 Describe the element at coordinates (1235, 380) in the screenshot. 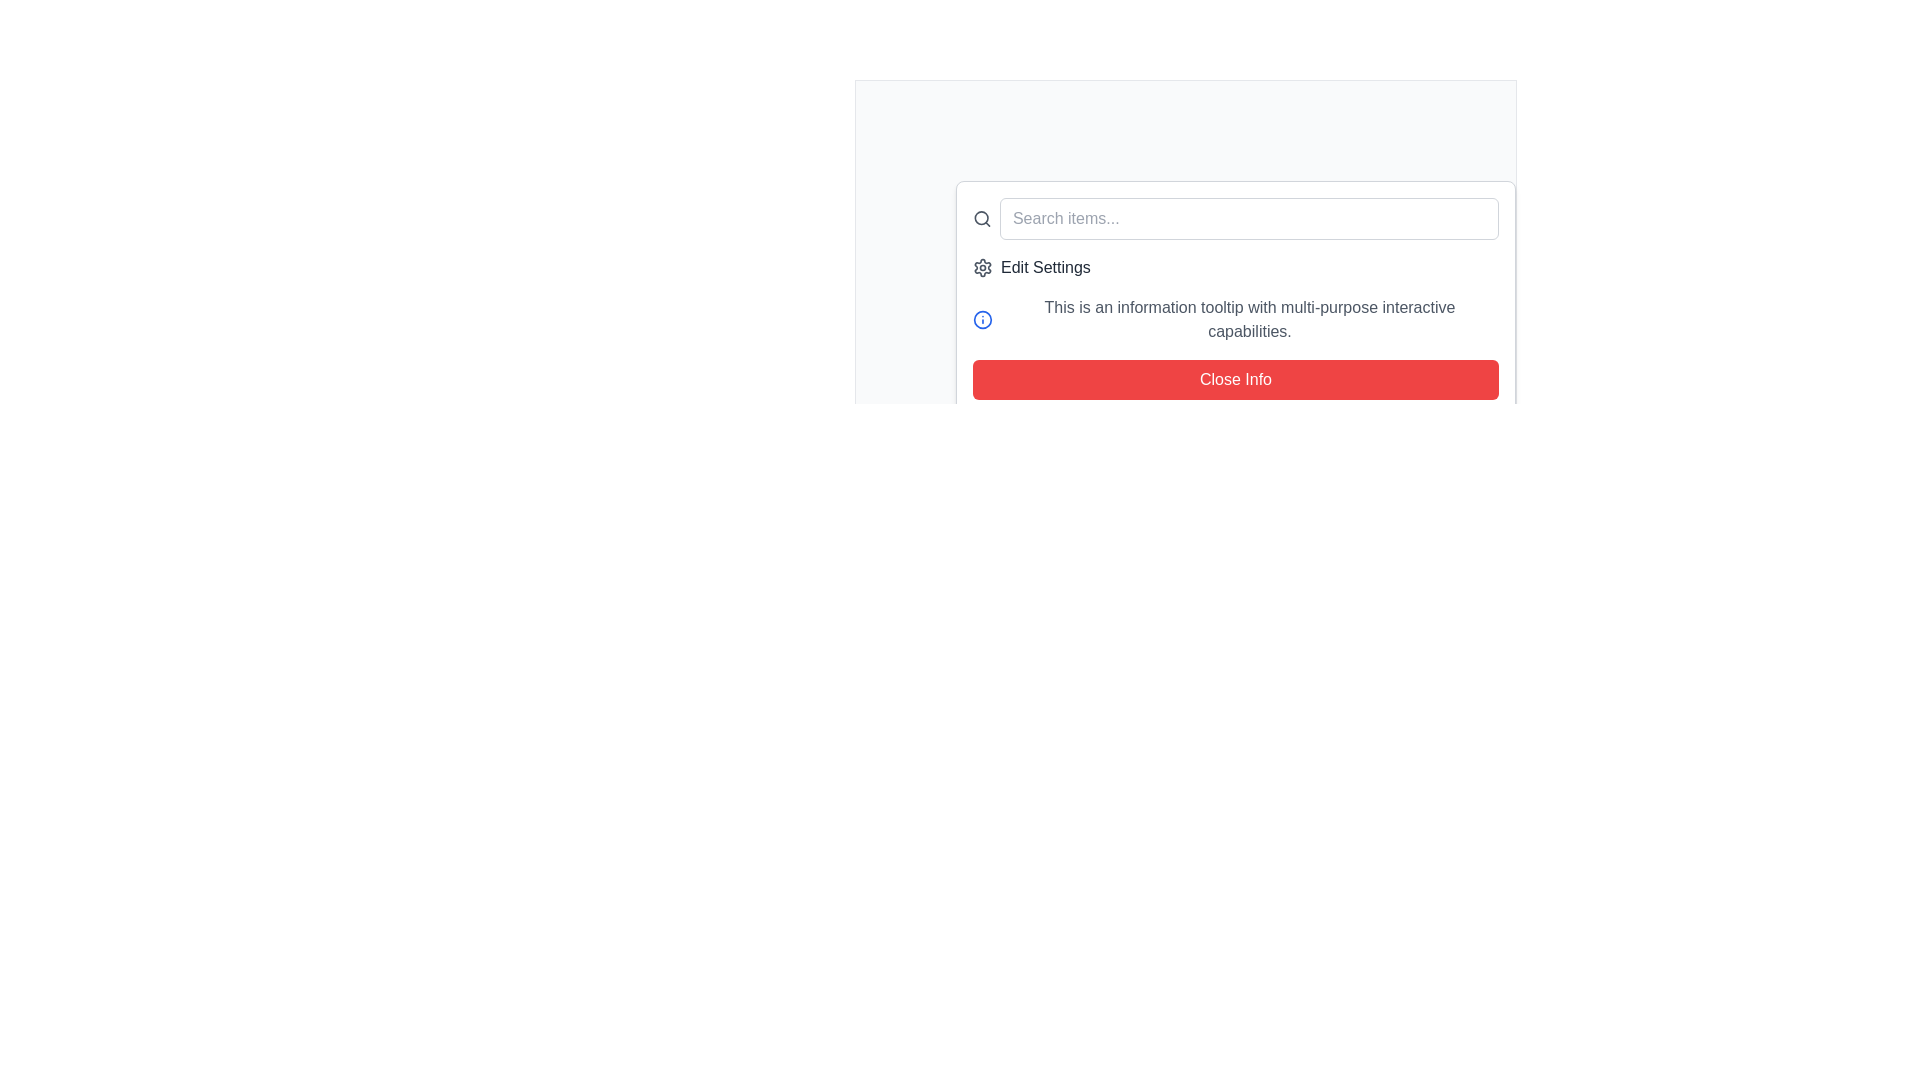

I see `the 'Close Info' button, which is a rectangular button with rounded corners, featuring a bright red background and bold white text, located at the bottom of the information panel` at that location.